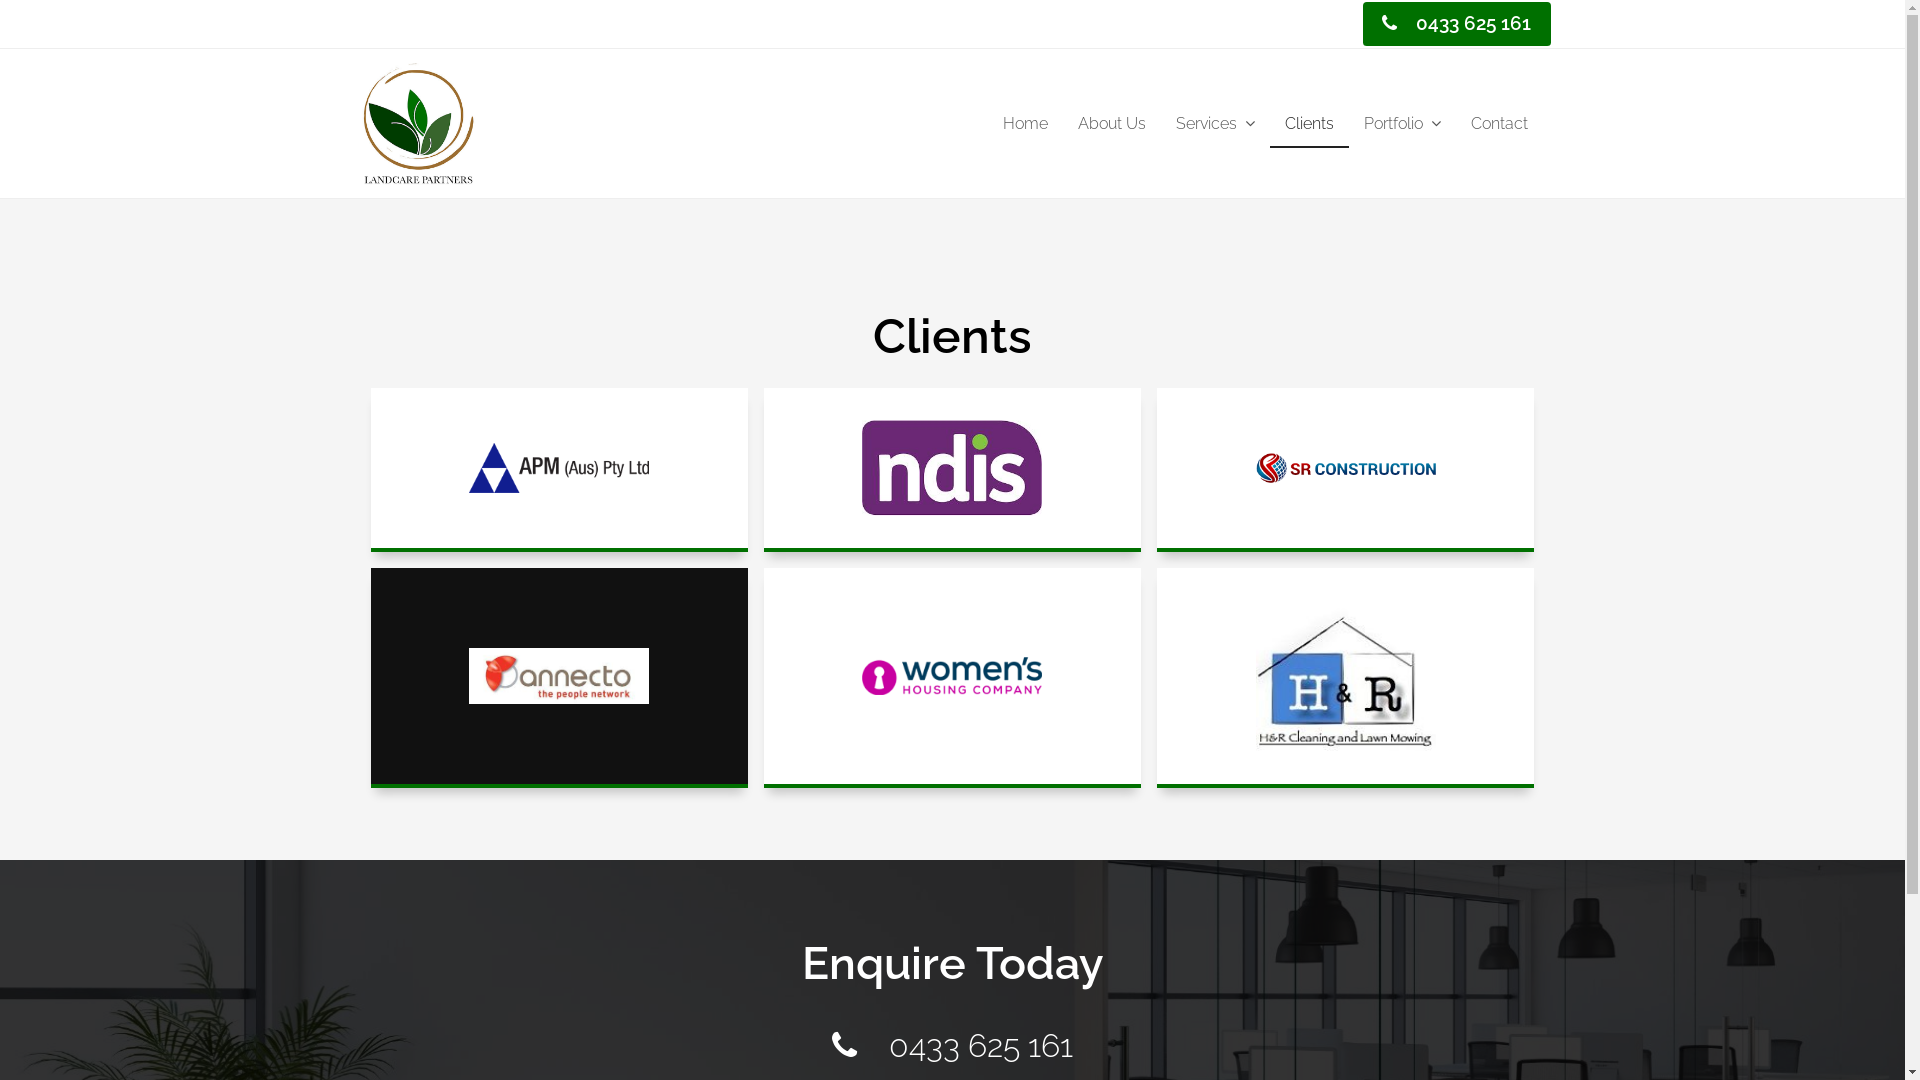  What do you see at coordinates (1025, 124) in the screenshot?
I see `'Home'` at bounding box center [1025, 124].